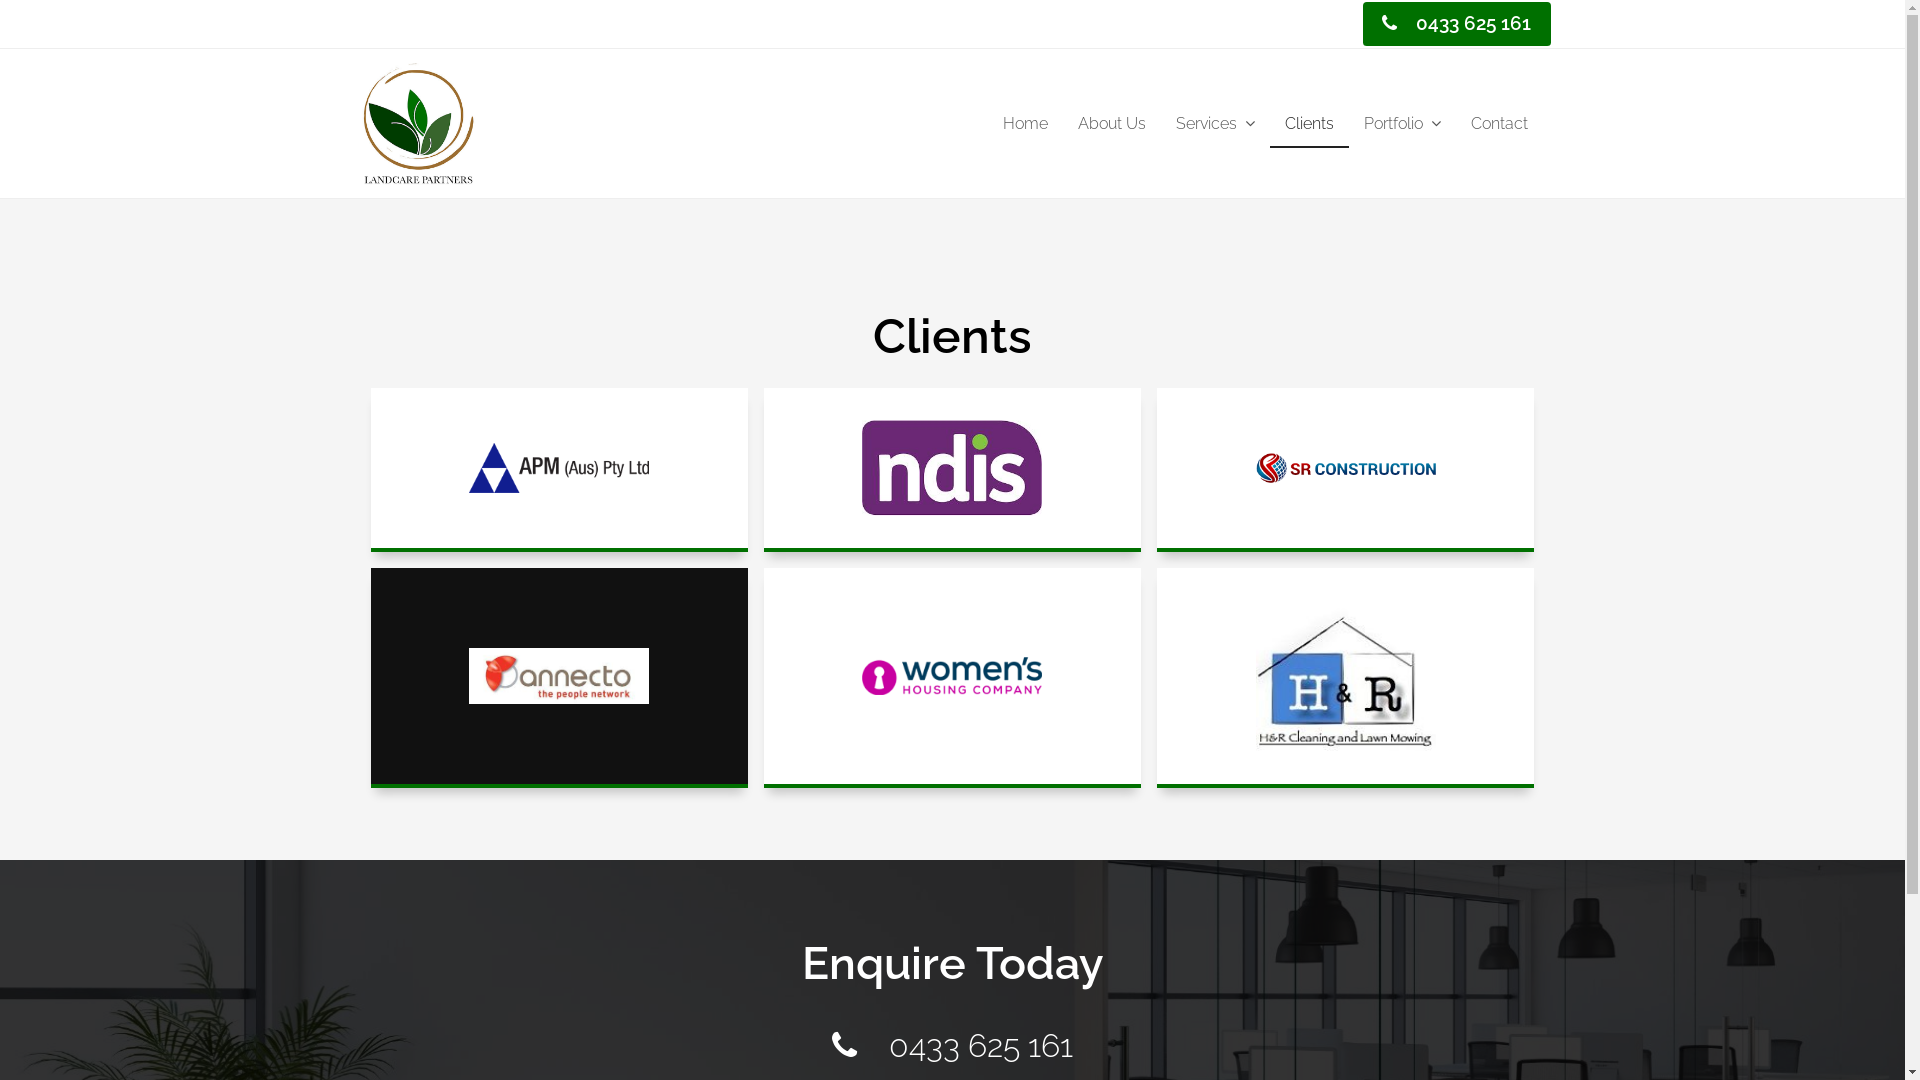  What do you see at coordinates (1025, 124) in the screenshot?
I see `'Home'` at bounding box center [1025, 124].